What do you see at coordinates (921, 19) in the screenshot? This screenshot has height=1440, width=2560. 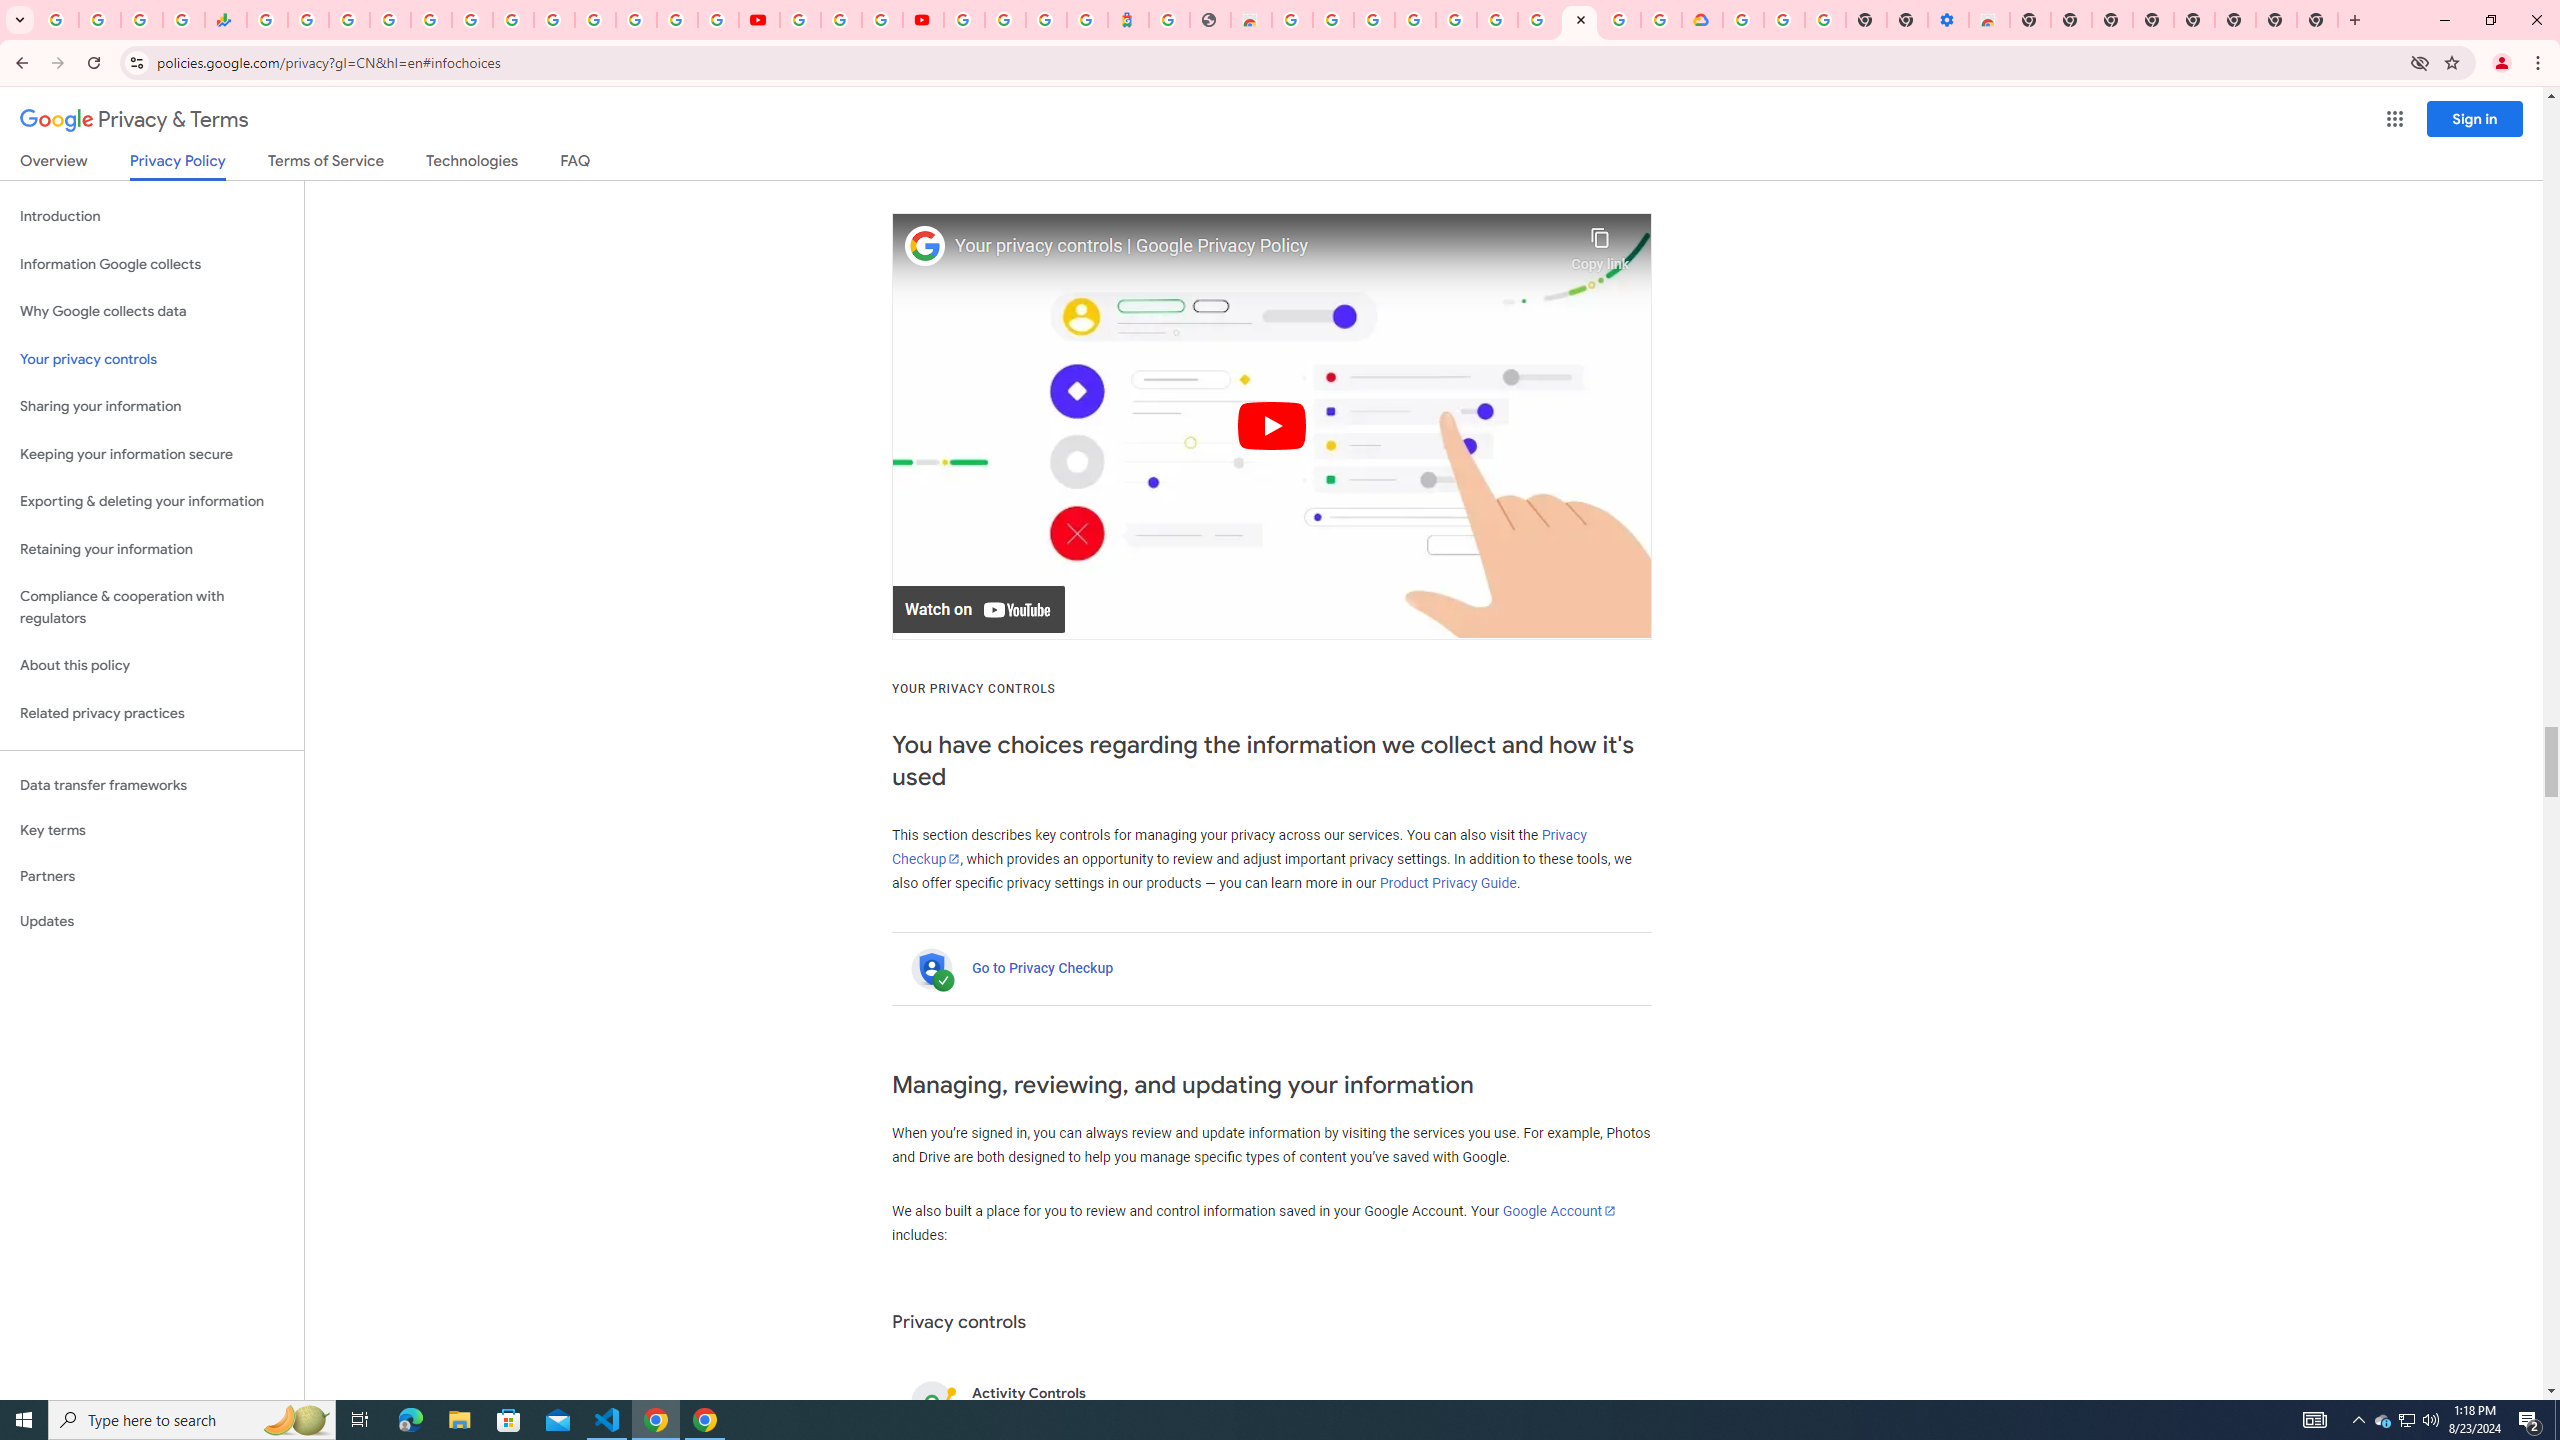 I see `'Content Creator Programs & Opportunities - YouTube Creators'` at bounding box center [921, 19].